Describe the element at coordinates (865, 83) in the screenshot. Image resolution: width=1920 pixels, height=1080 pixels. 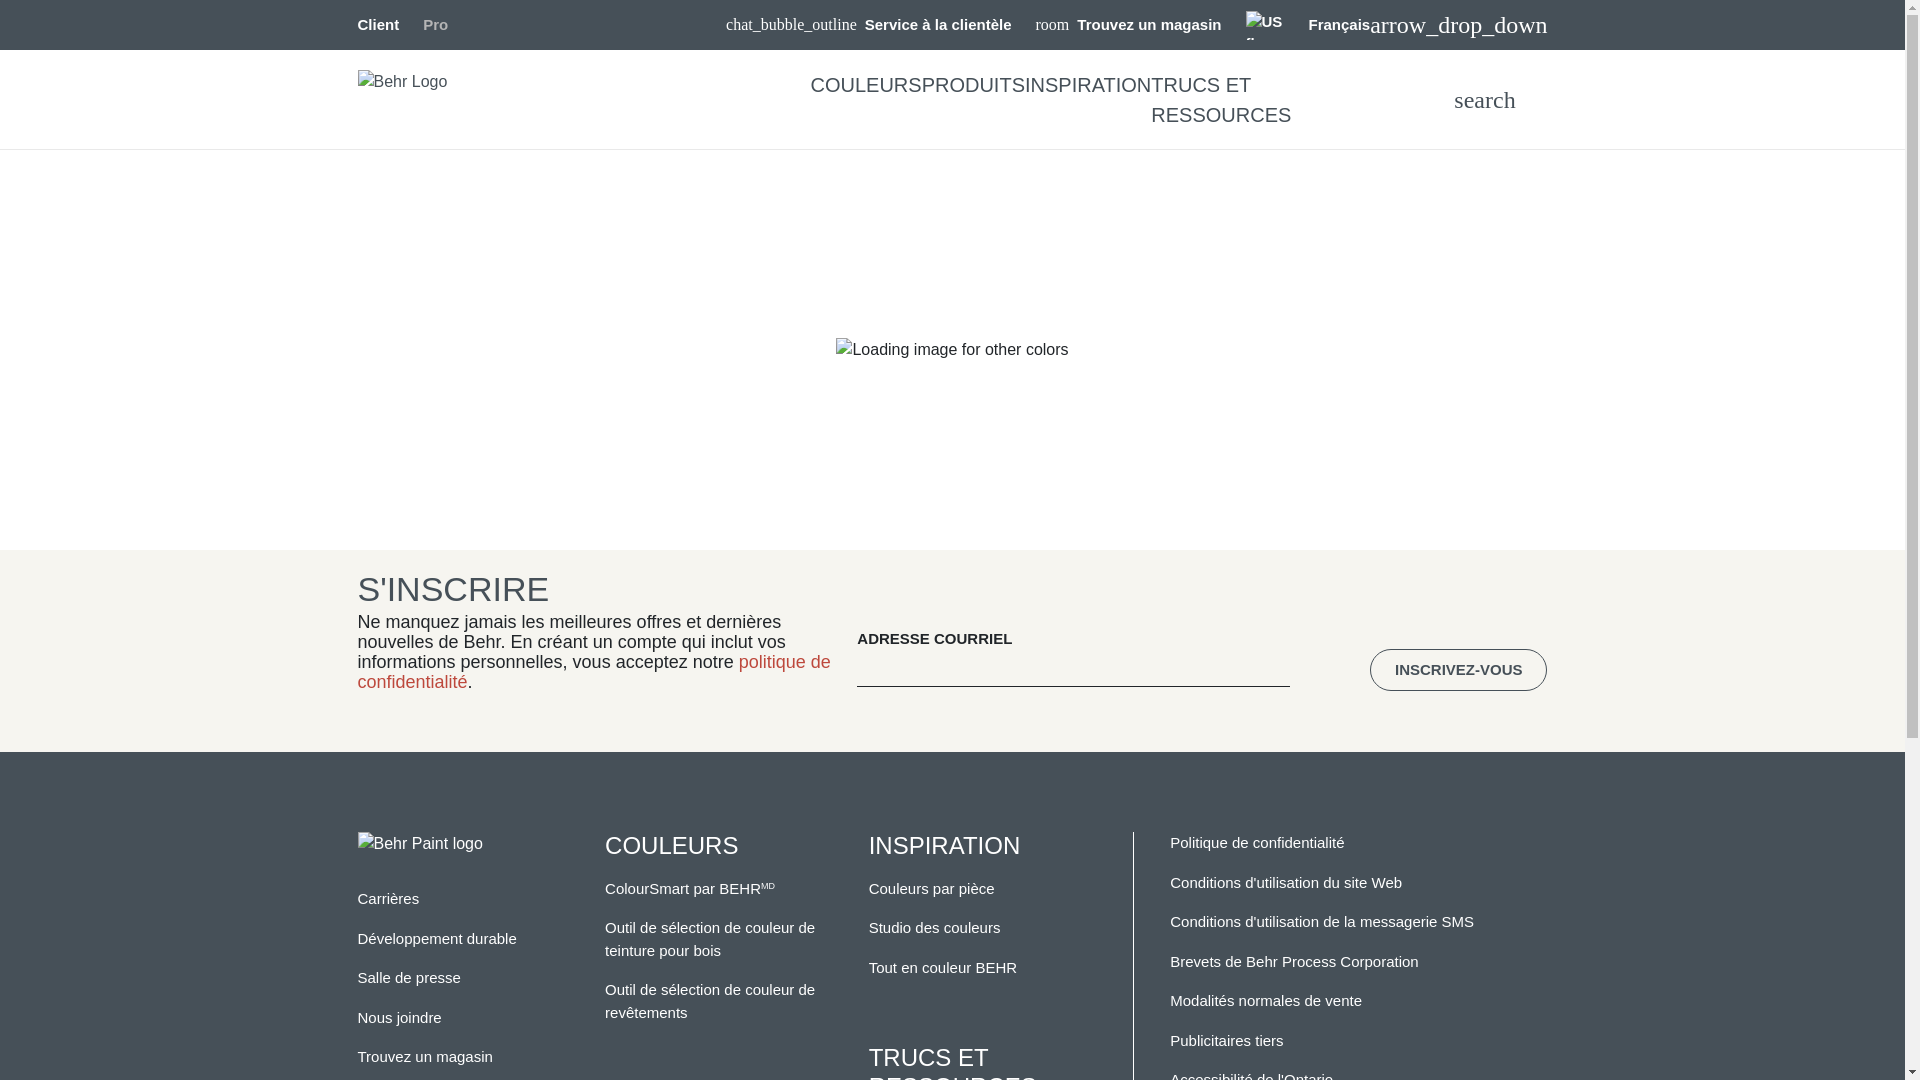
I see `'COULEURS'` at that location.